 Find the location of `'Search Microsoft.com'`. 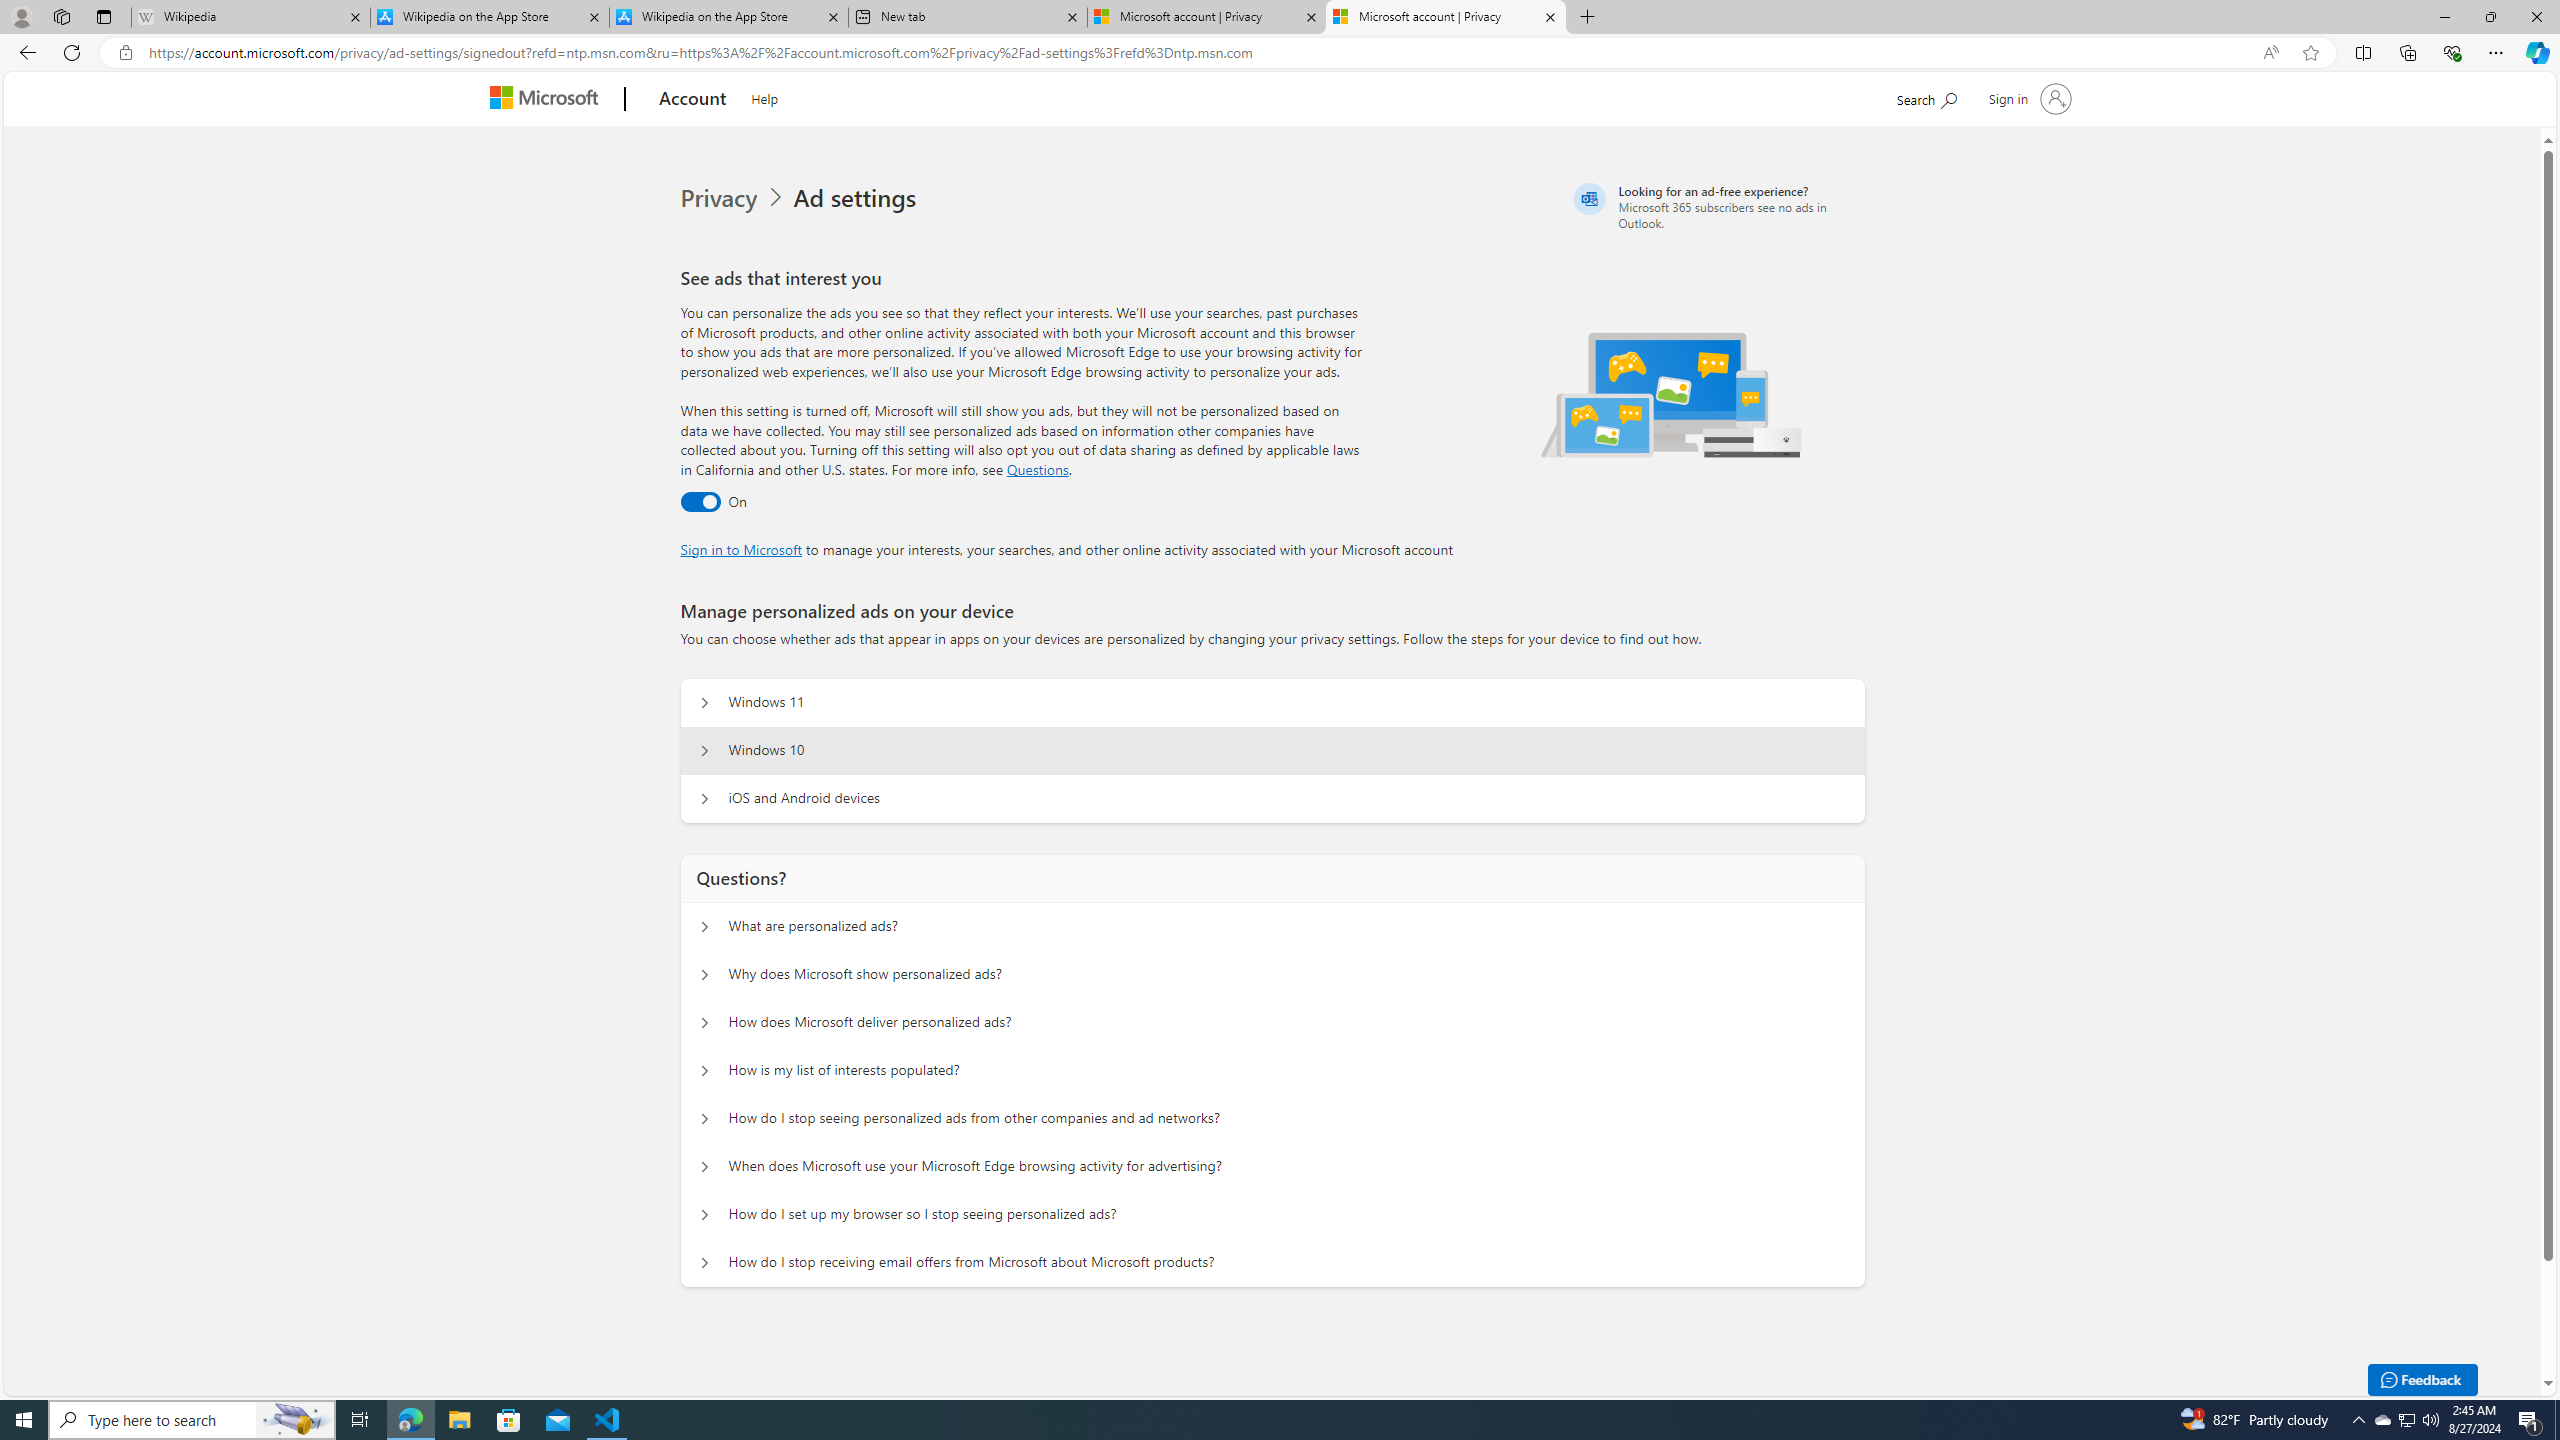

'Search Microsoft.com' is located at coordinates (1925, 96).